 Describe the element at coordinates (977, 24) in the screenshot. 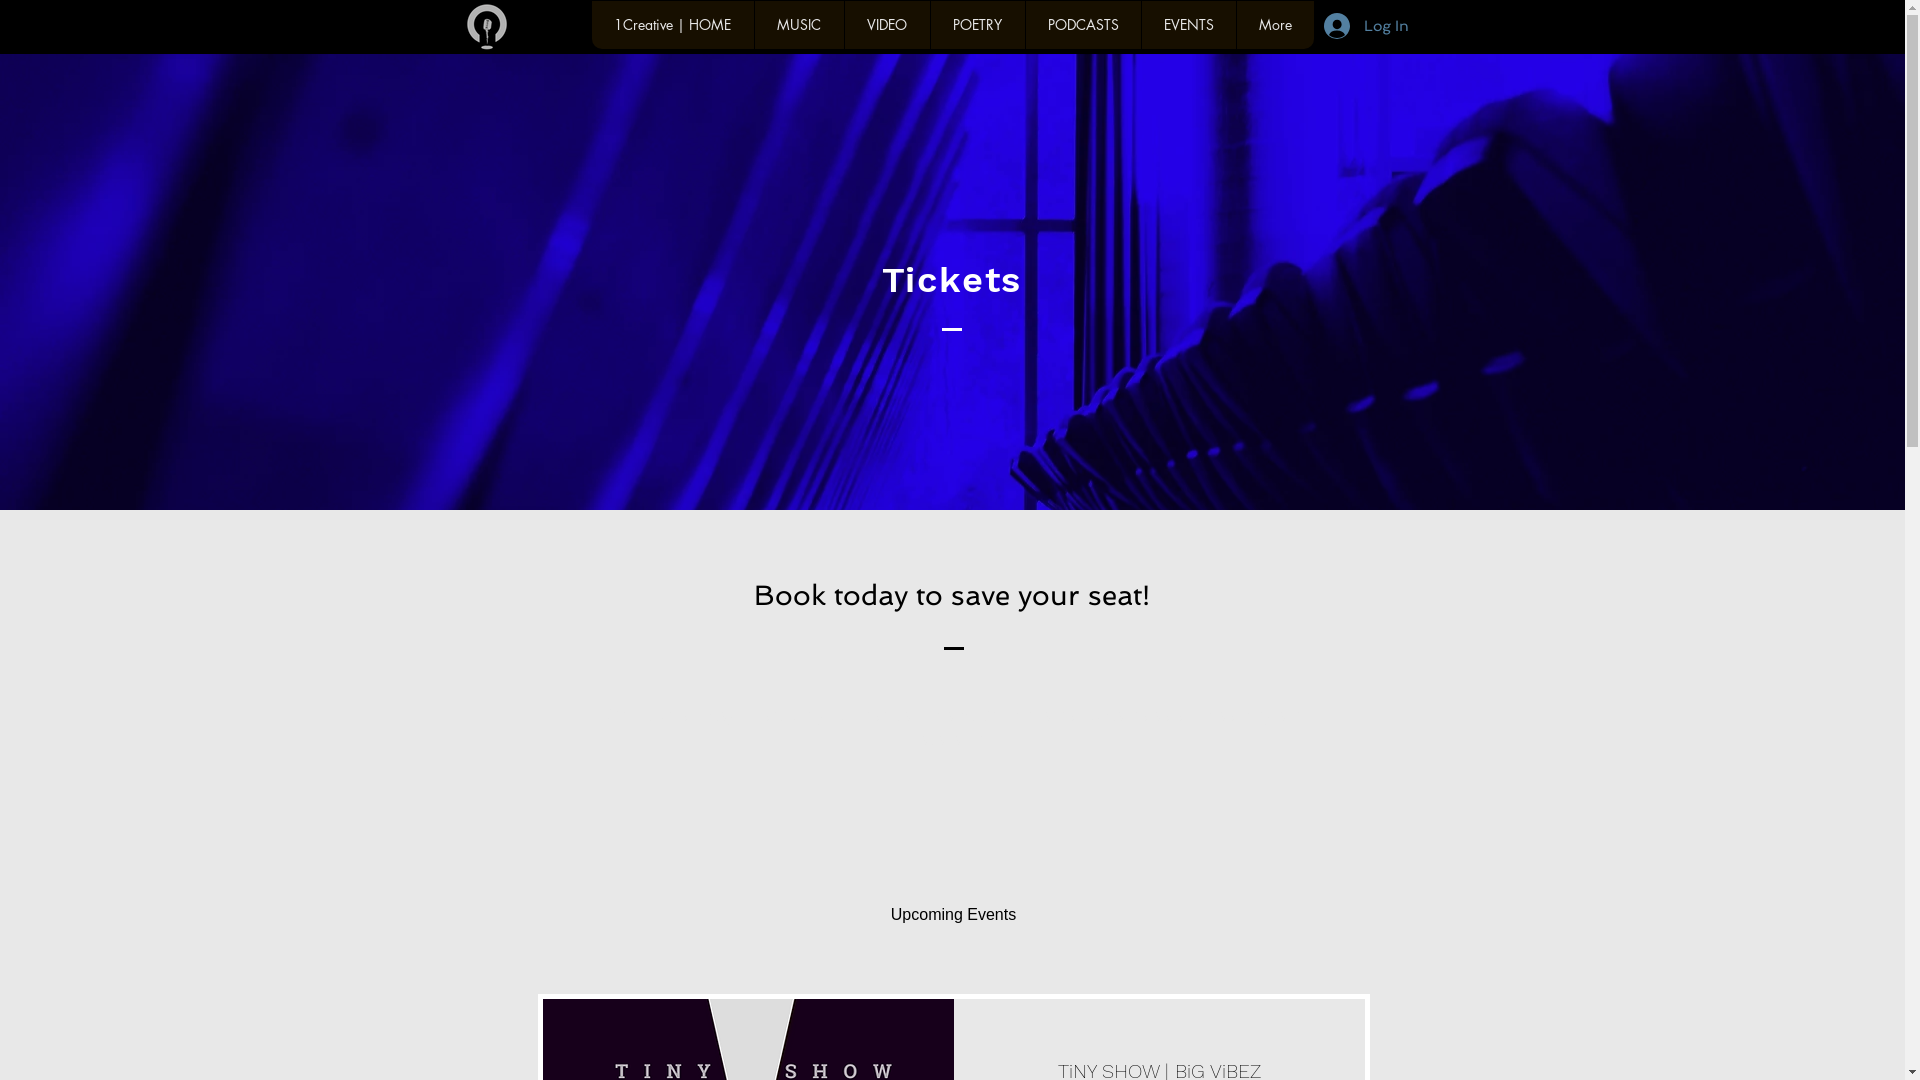

I see `'POETRY'` at that location.